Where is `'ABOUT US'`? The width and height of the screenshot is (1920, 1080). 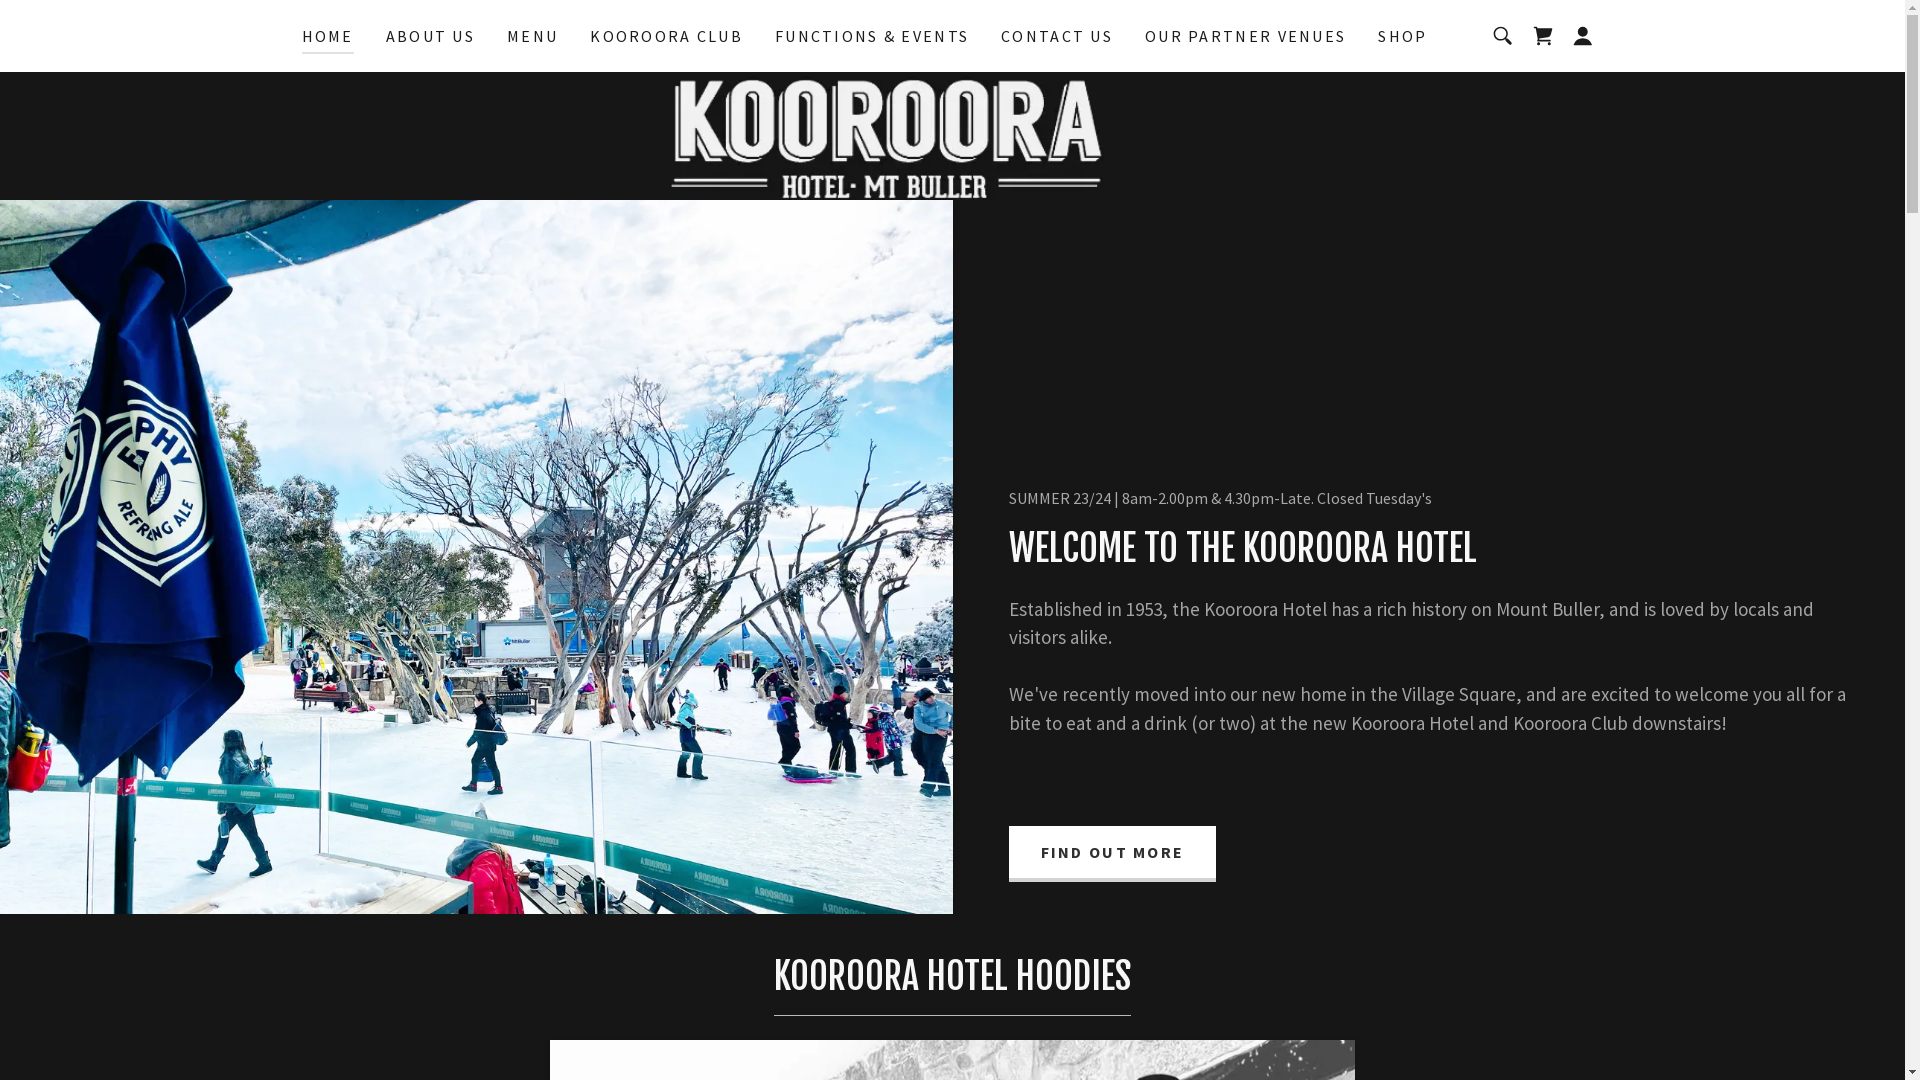 'ABOUT US' is located at coordinates (429, 35).